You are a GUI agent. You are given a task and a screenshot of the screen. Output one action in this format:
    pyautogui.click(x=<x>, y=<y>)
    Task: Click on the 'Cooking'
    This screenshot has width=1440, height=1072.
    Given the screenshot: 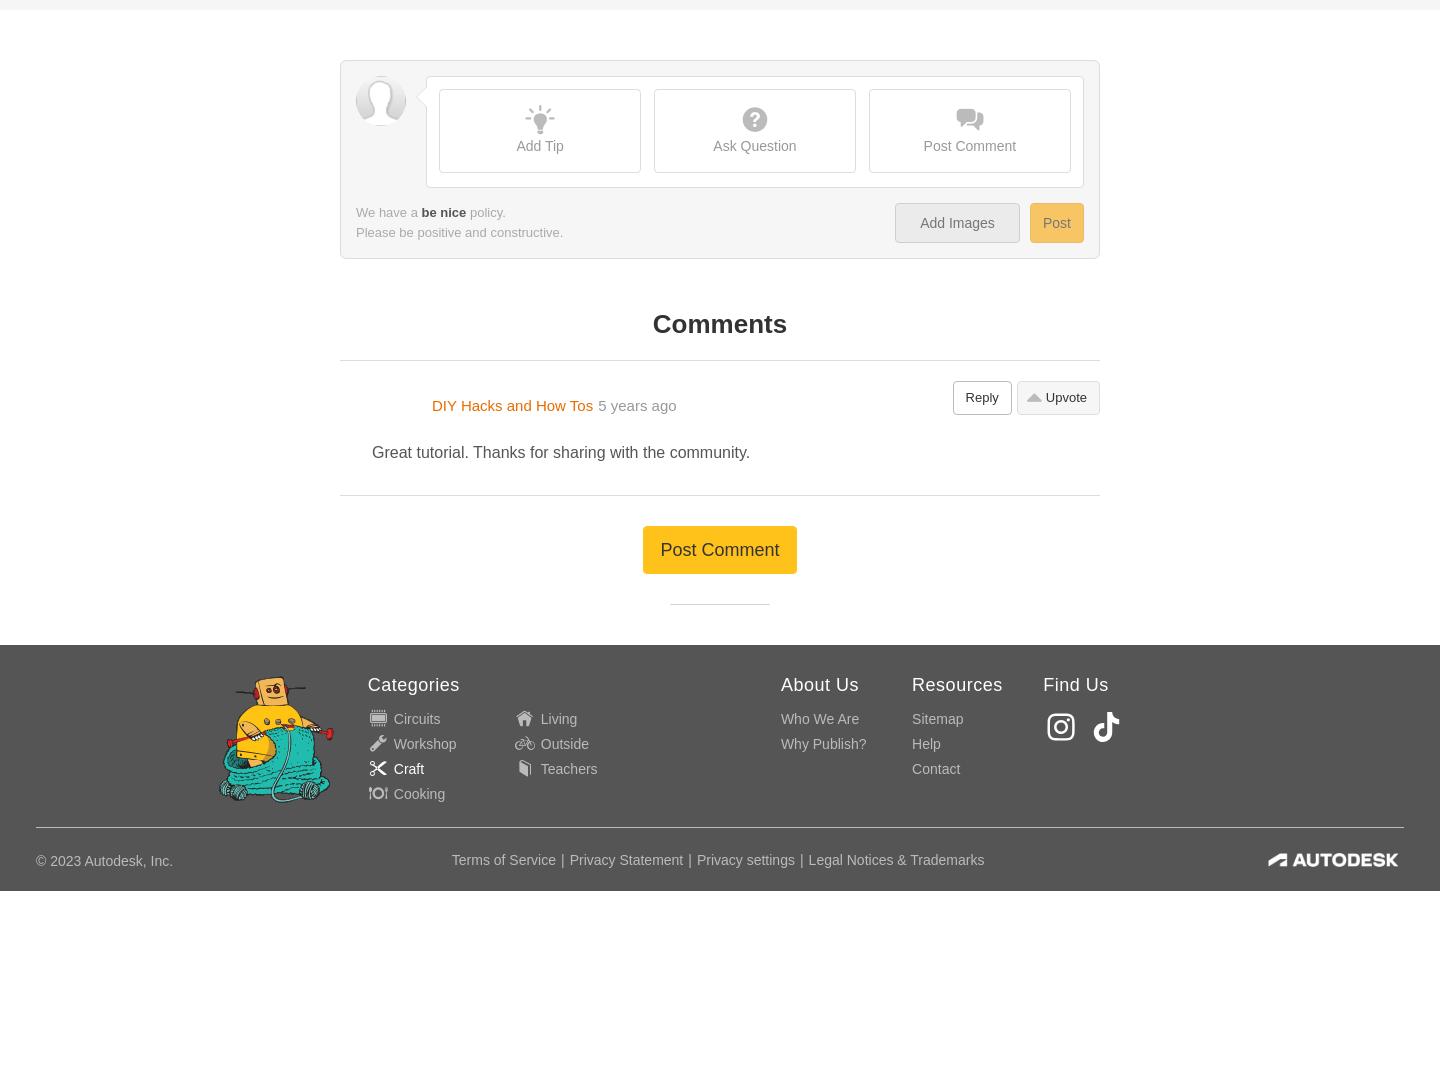 What is the action you would take?
    pyautogui.click(x=418, y=331)
    